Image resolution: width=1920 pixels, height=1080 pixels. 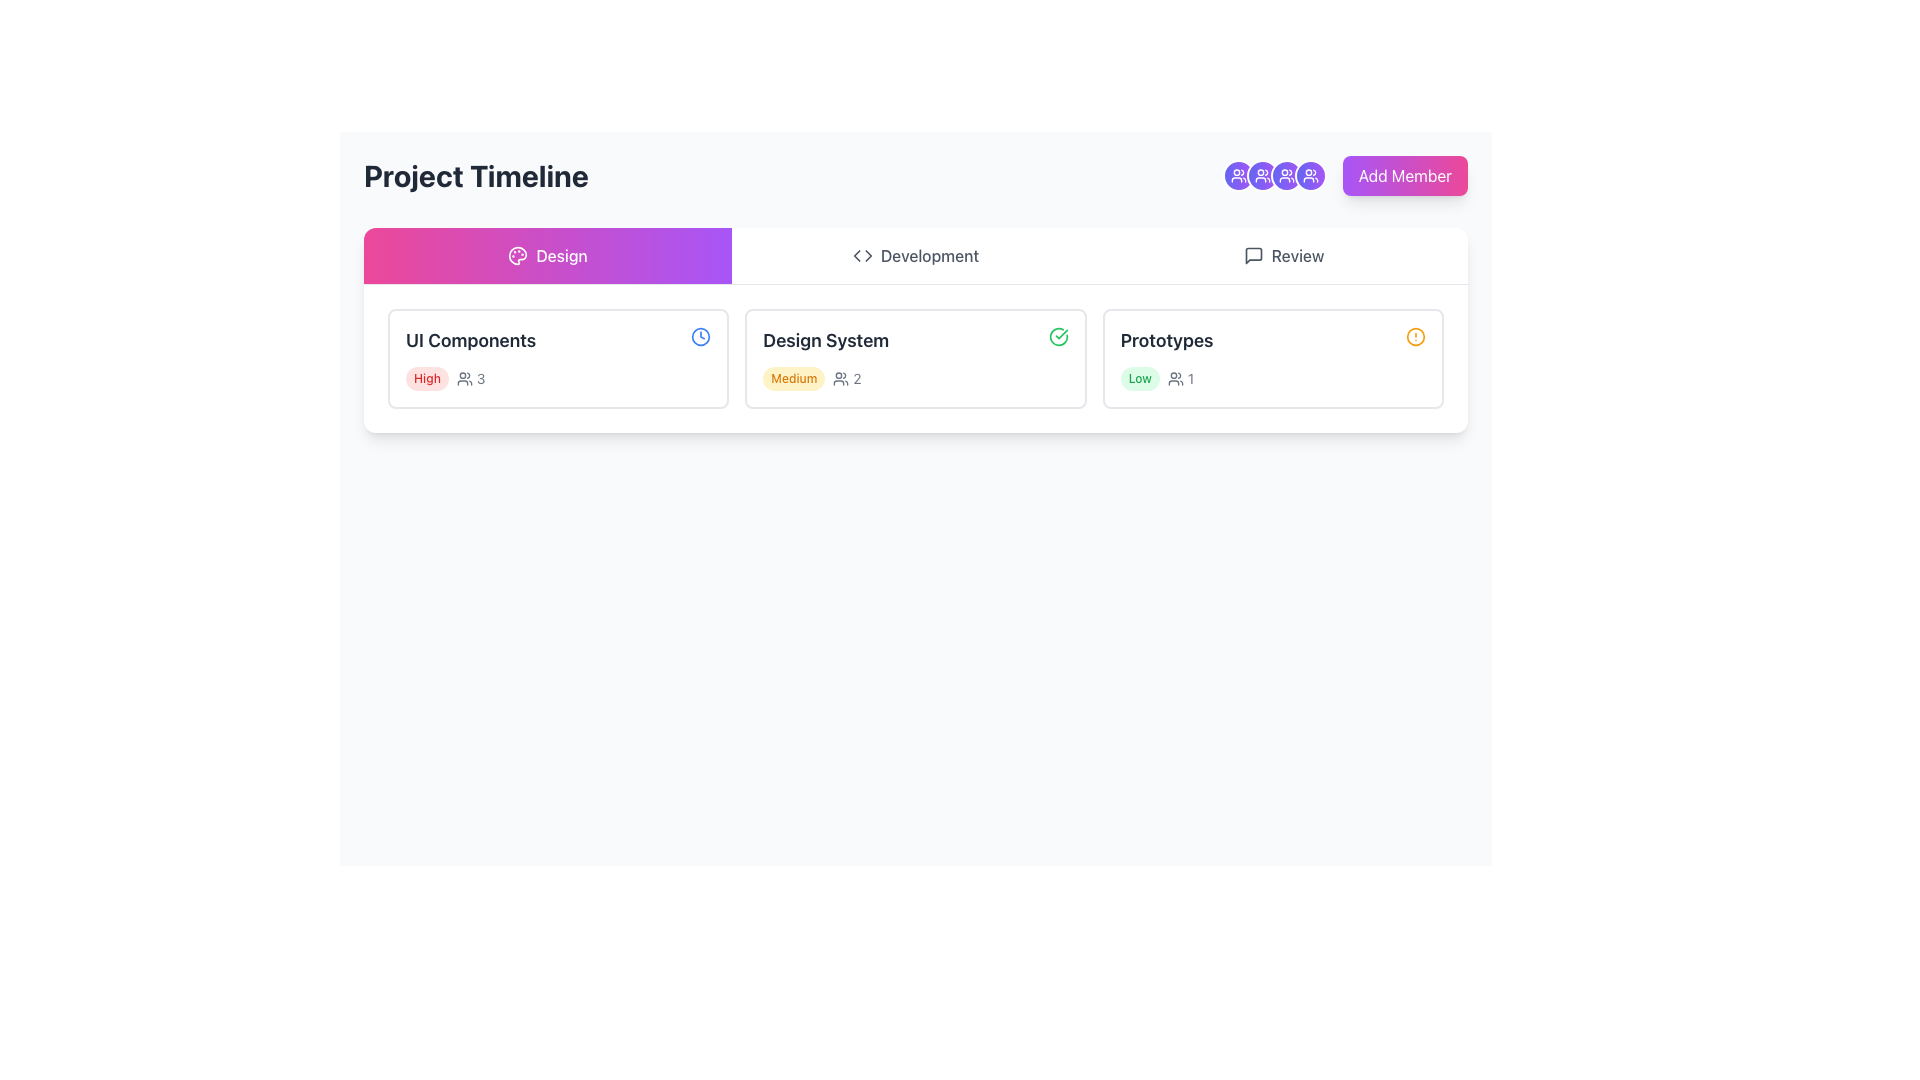 What do you see at coordinates (558, 378) in the screenshot?
I see `the text label displaying 'High3' with a bold red font and an accompanying user icon, which is located in the 'UI Components' card within the 'Design' section` at bounding box center [558, 378].